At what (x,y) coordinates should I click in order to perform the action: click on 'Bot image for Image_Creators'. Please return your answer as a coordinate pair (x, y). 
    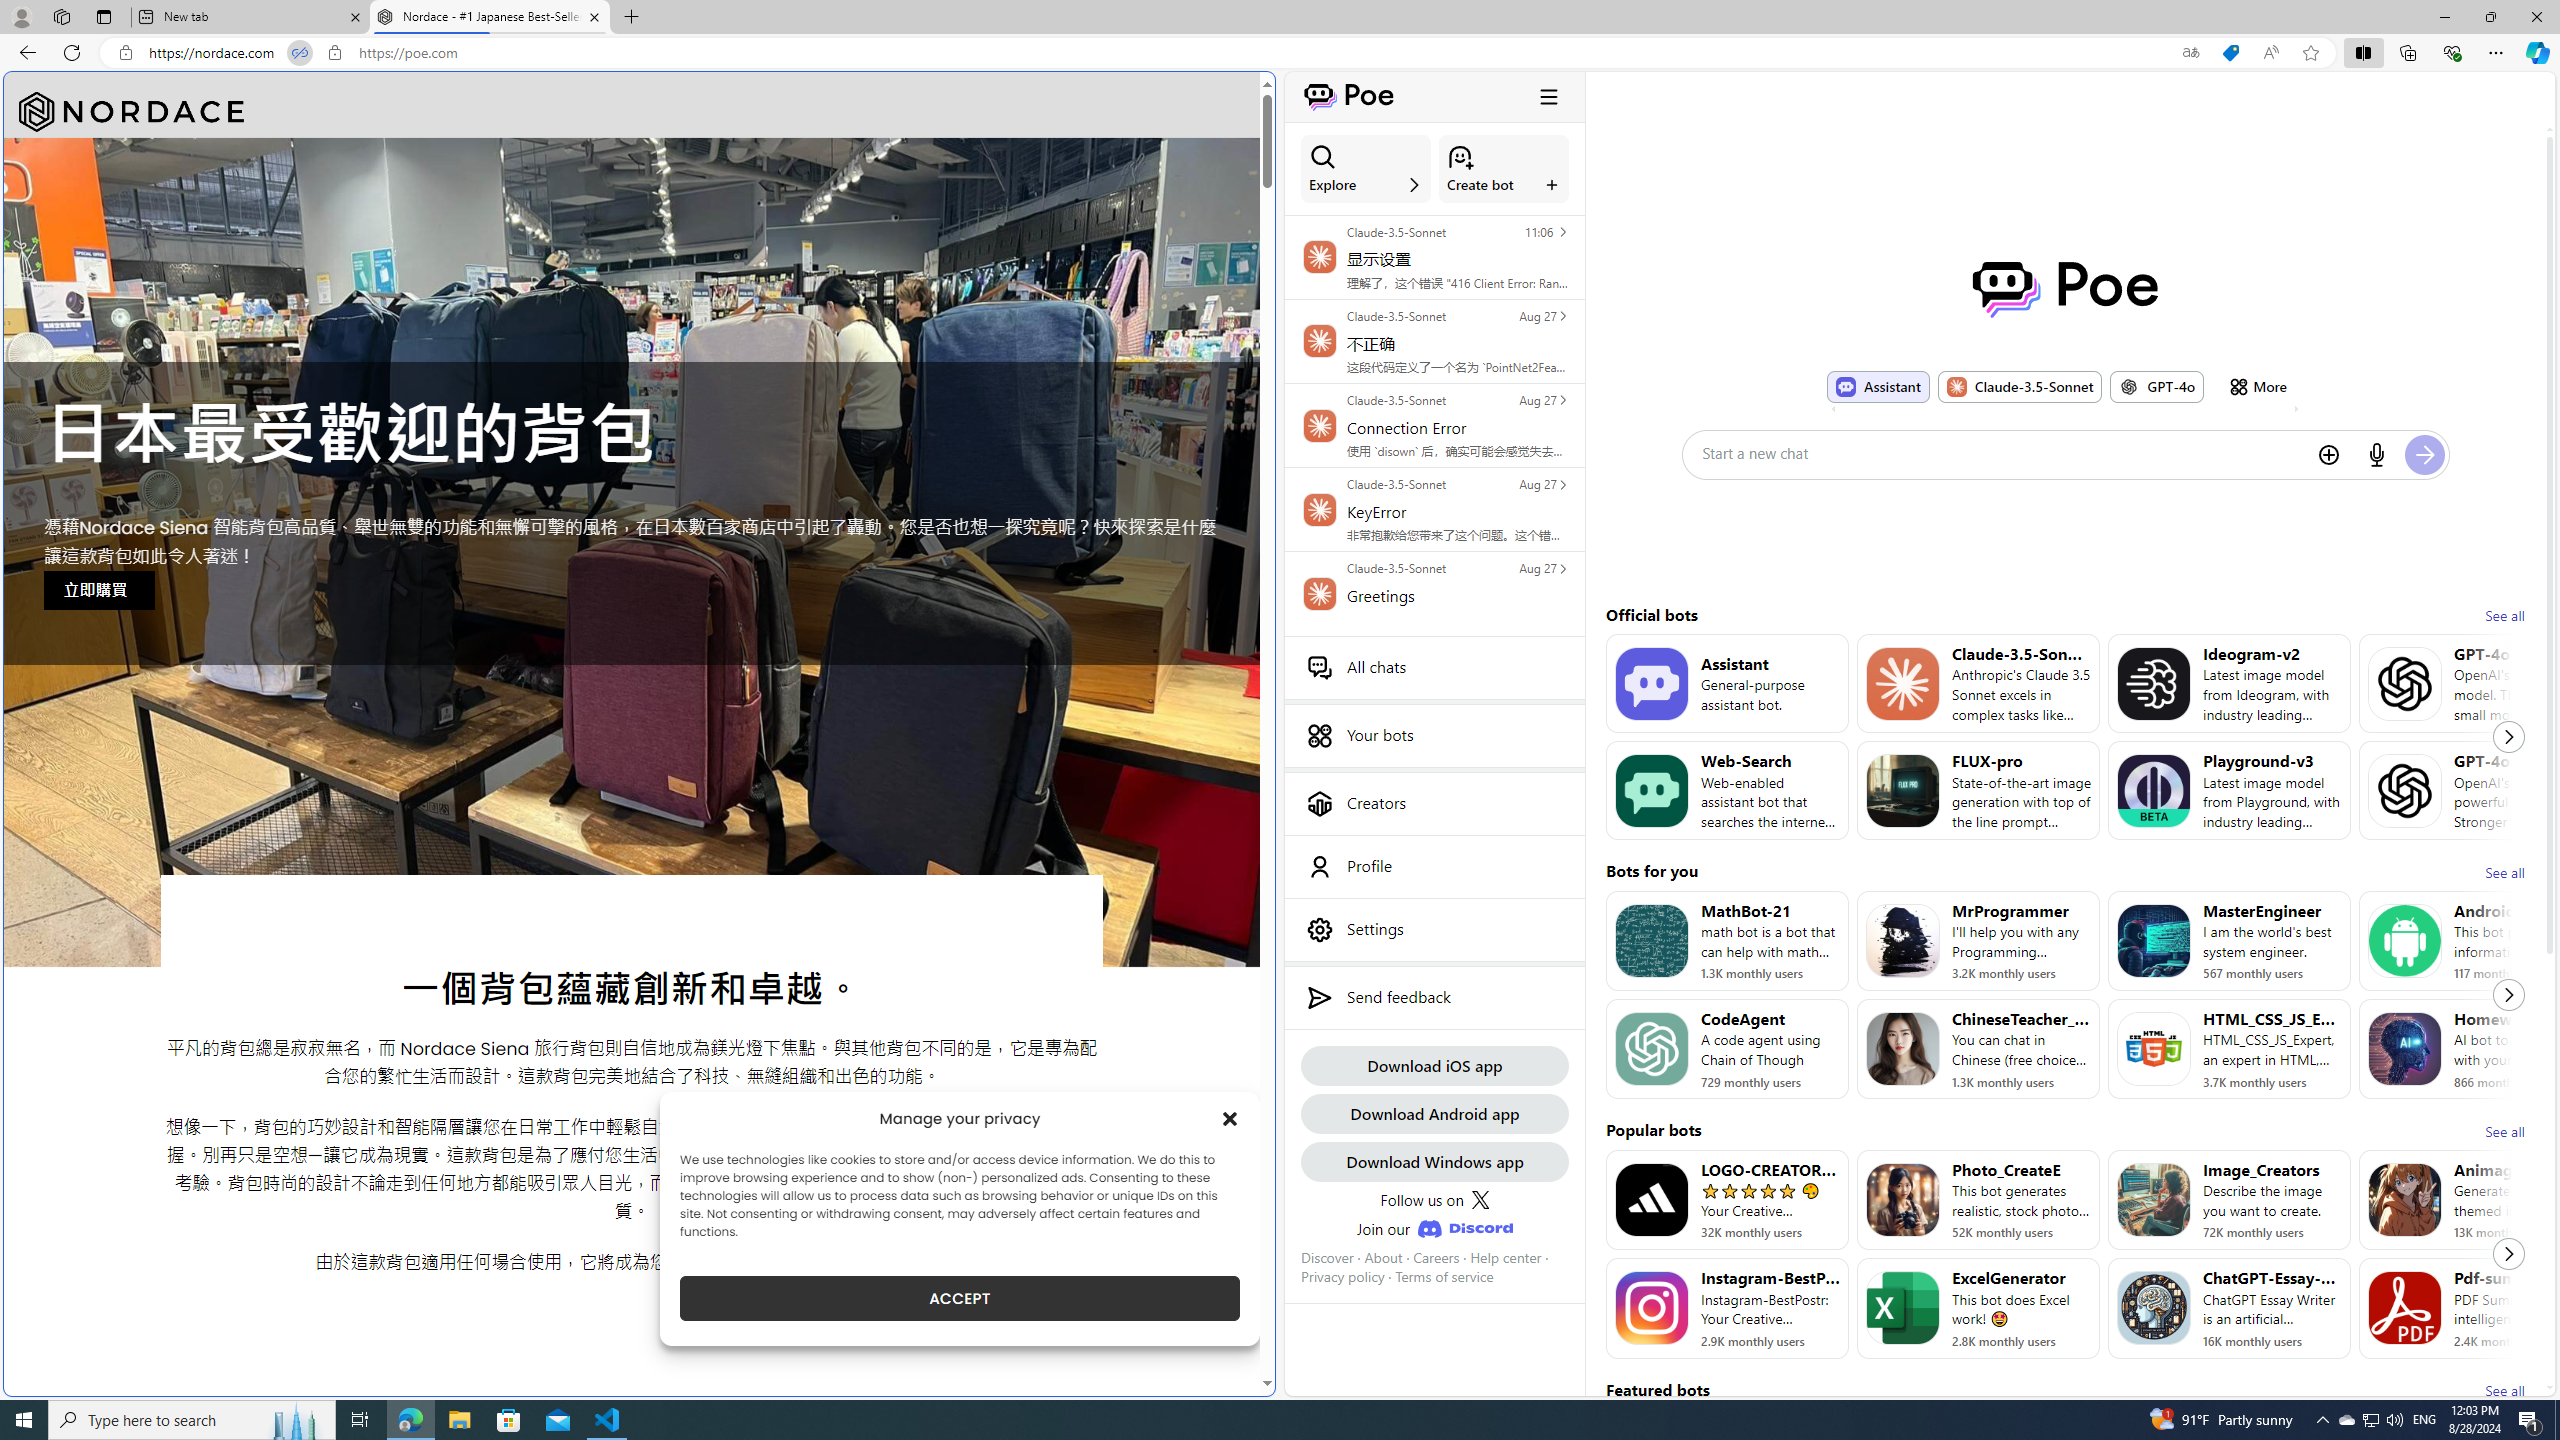
    Looking at the image, I should click on (2152, 1199).